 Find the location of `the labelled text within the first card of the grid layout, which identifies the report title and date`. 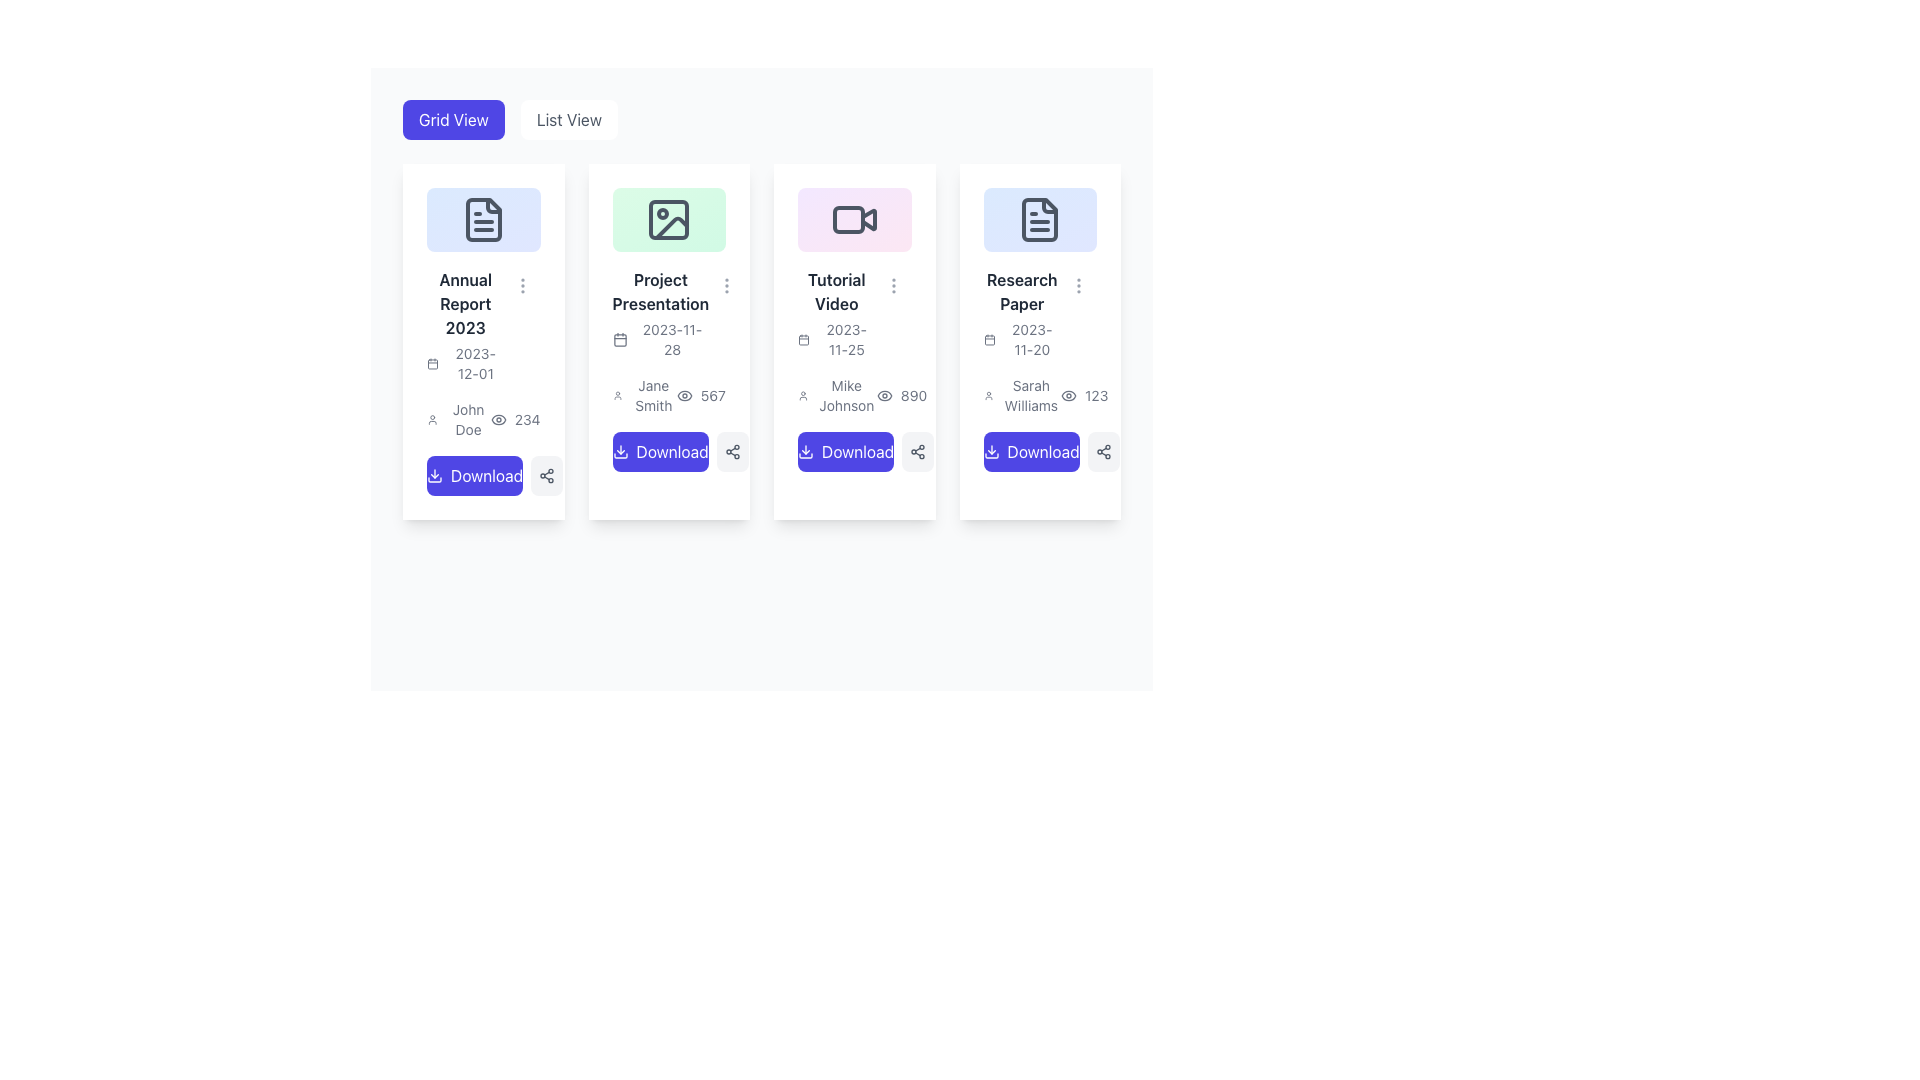

the labelled text within the first card of the grid layout, which identifies the report title and date is located at coordinates (464, 324).